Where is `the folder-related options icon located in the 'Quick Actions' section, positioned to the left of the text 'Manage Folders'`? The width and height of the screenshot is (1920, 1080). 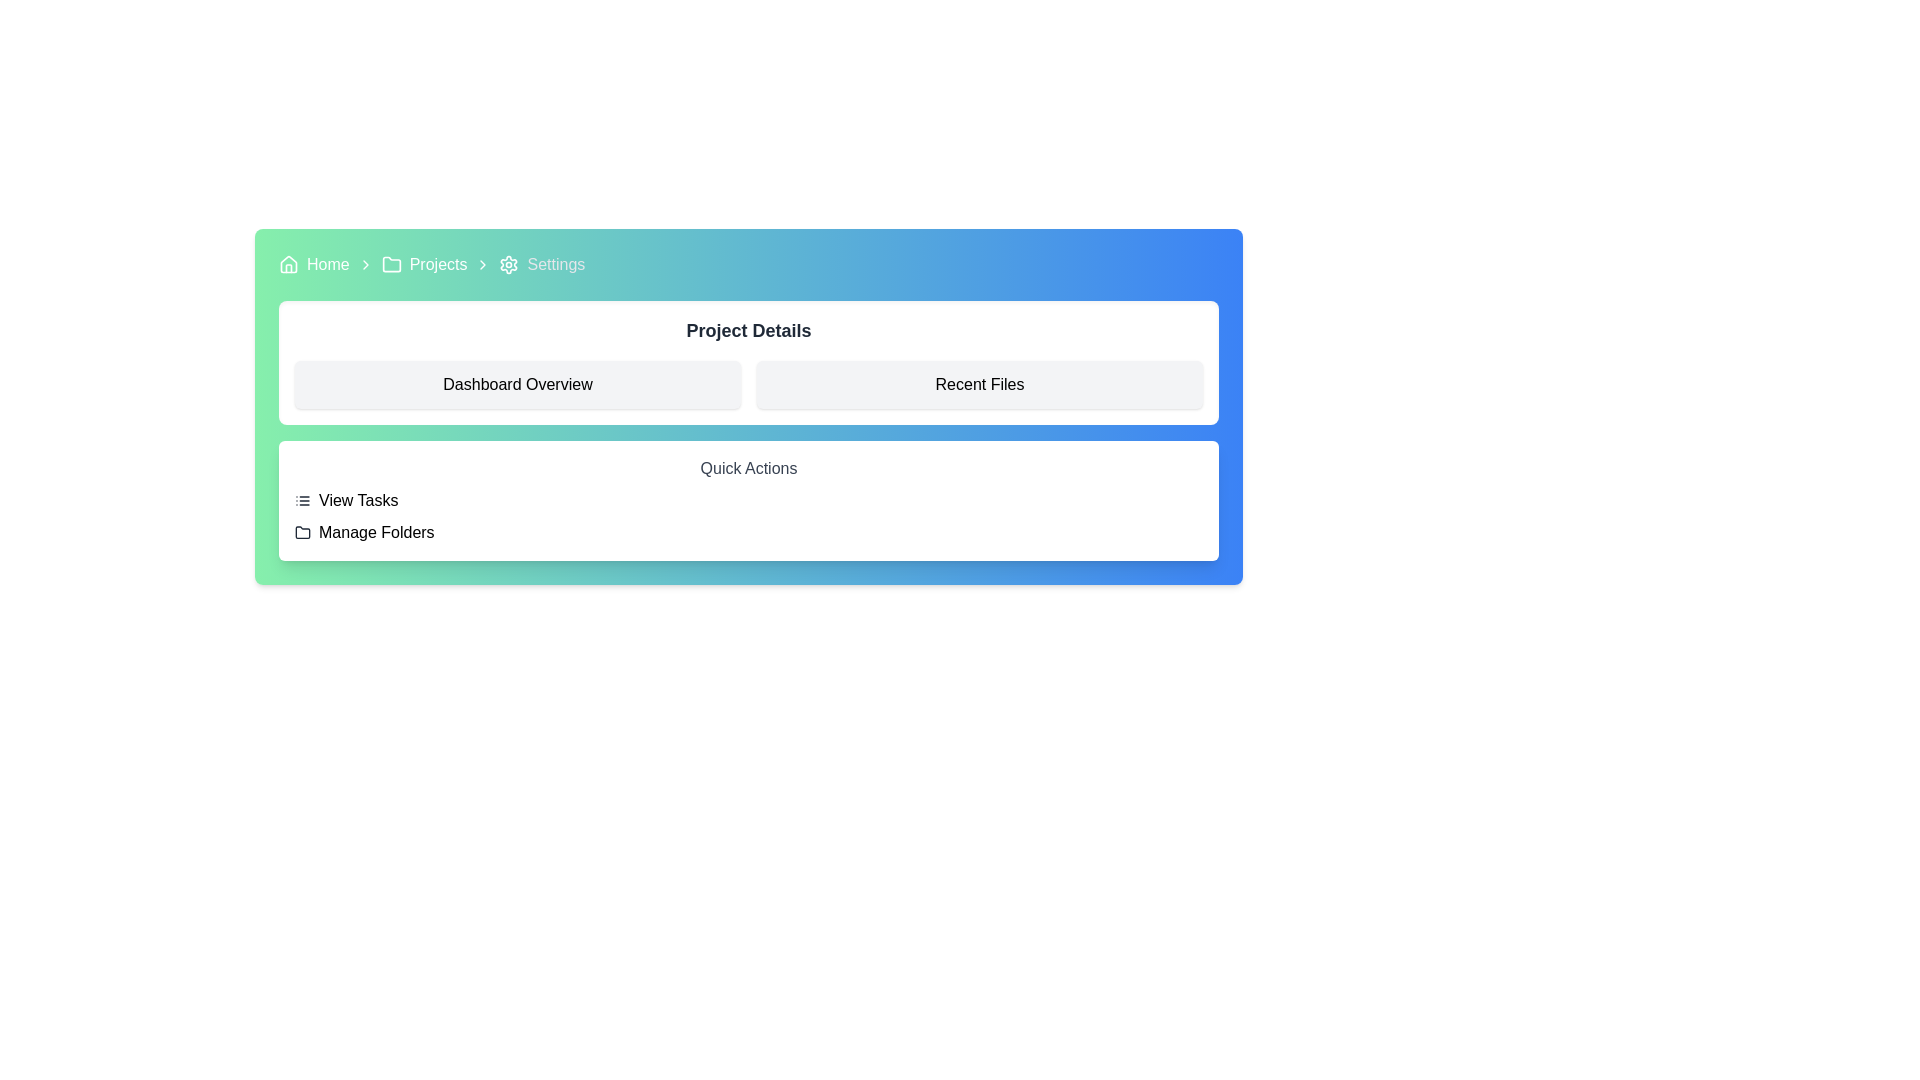 the folder-related options icon located in the 'Quick Actions' section, positioned to the left of the text 'Manage Folders' is located at coordinates (301, 531).